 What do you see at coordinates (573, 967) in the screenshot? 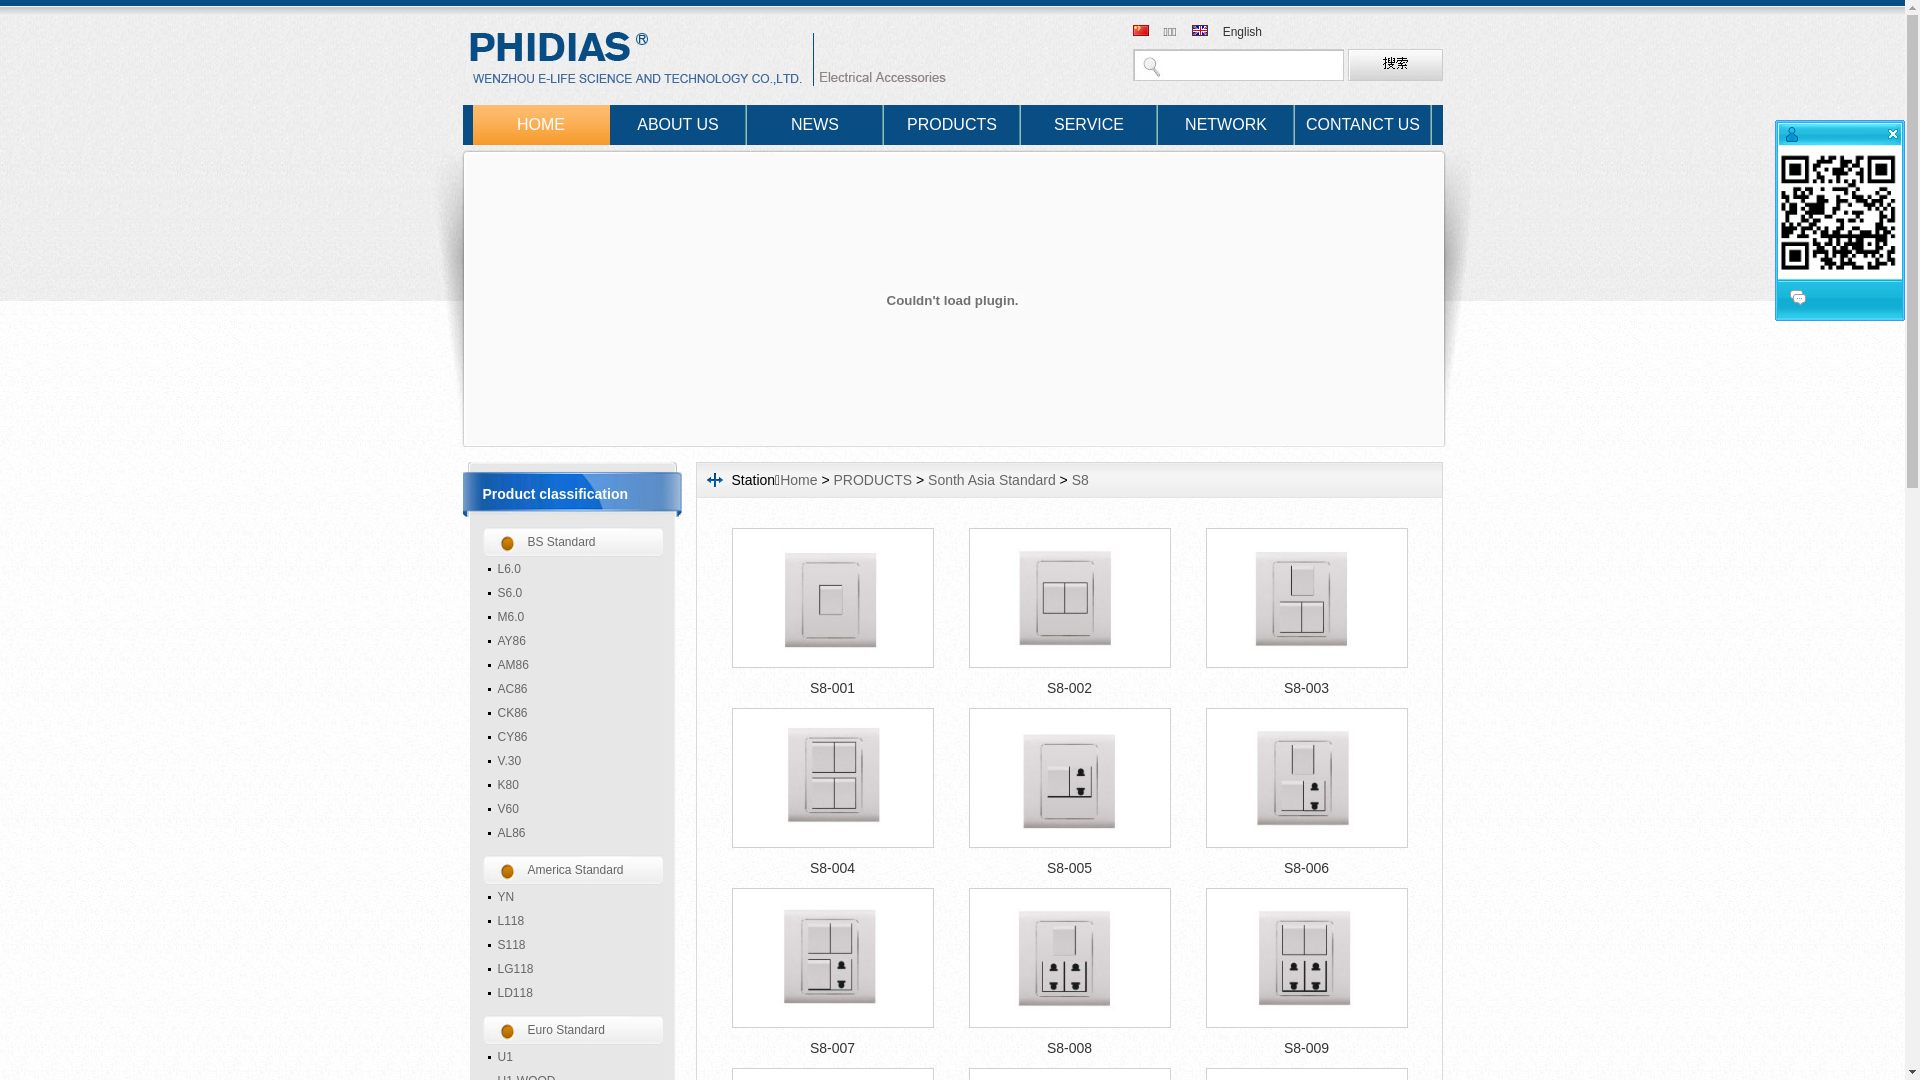
I see `'LG118'` at bounding box center [573, 967].